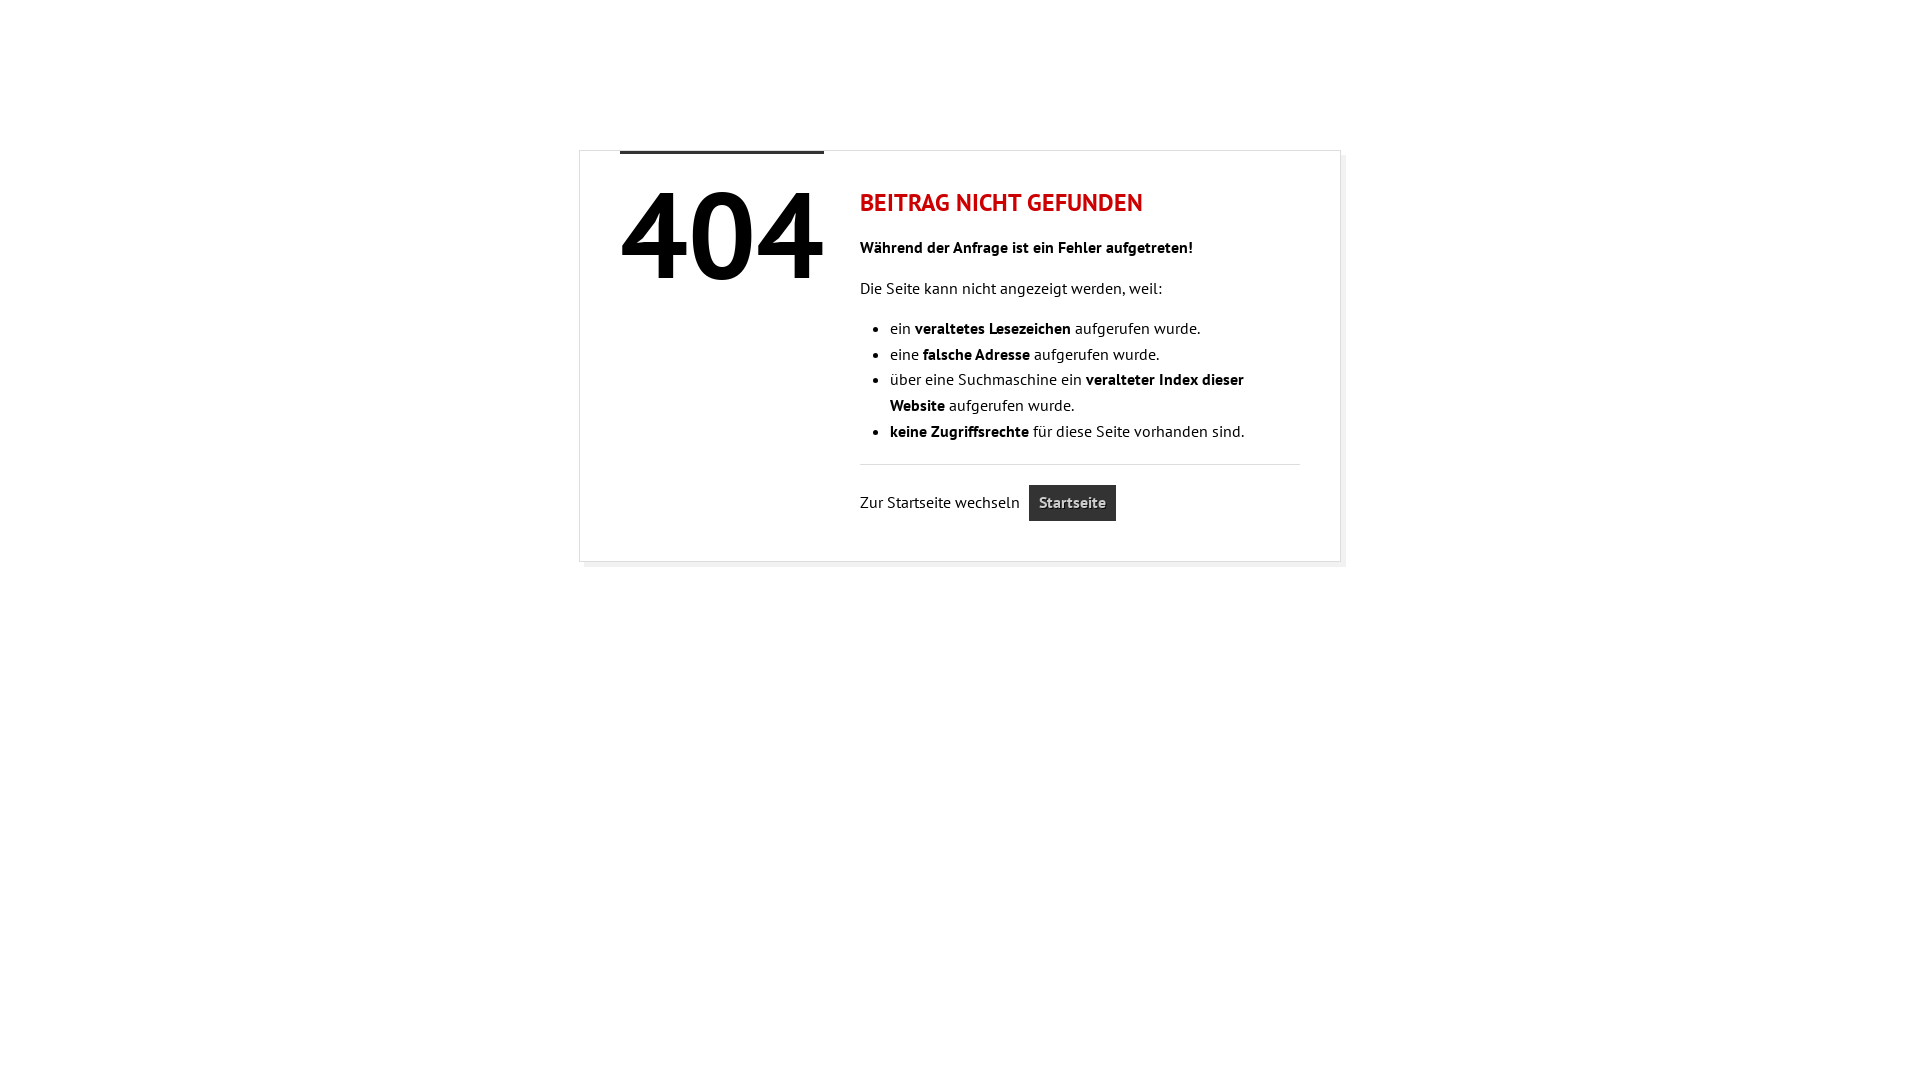 The image size is (1920, 1080). Describe the element at coordinates (1071, 501) in the screenshot. I see `'Startseite'` at that location.